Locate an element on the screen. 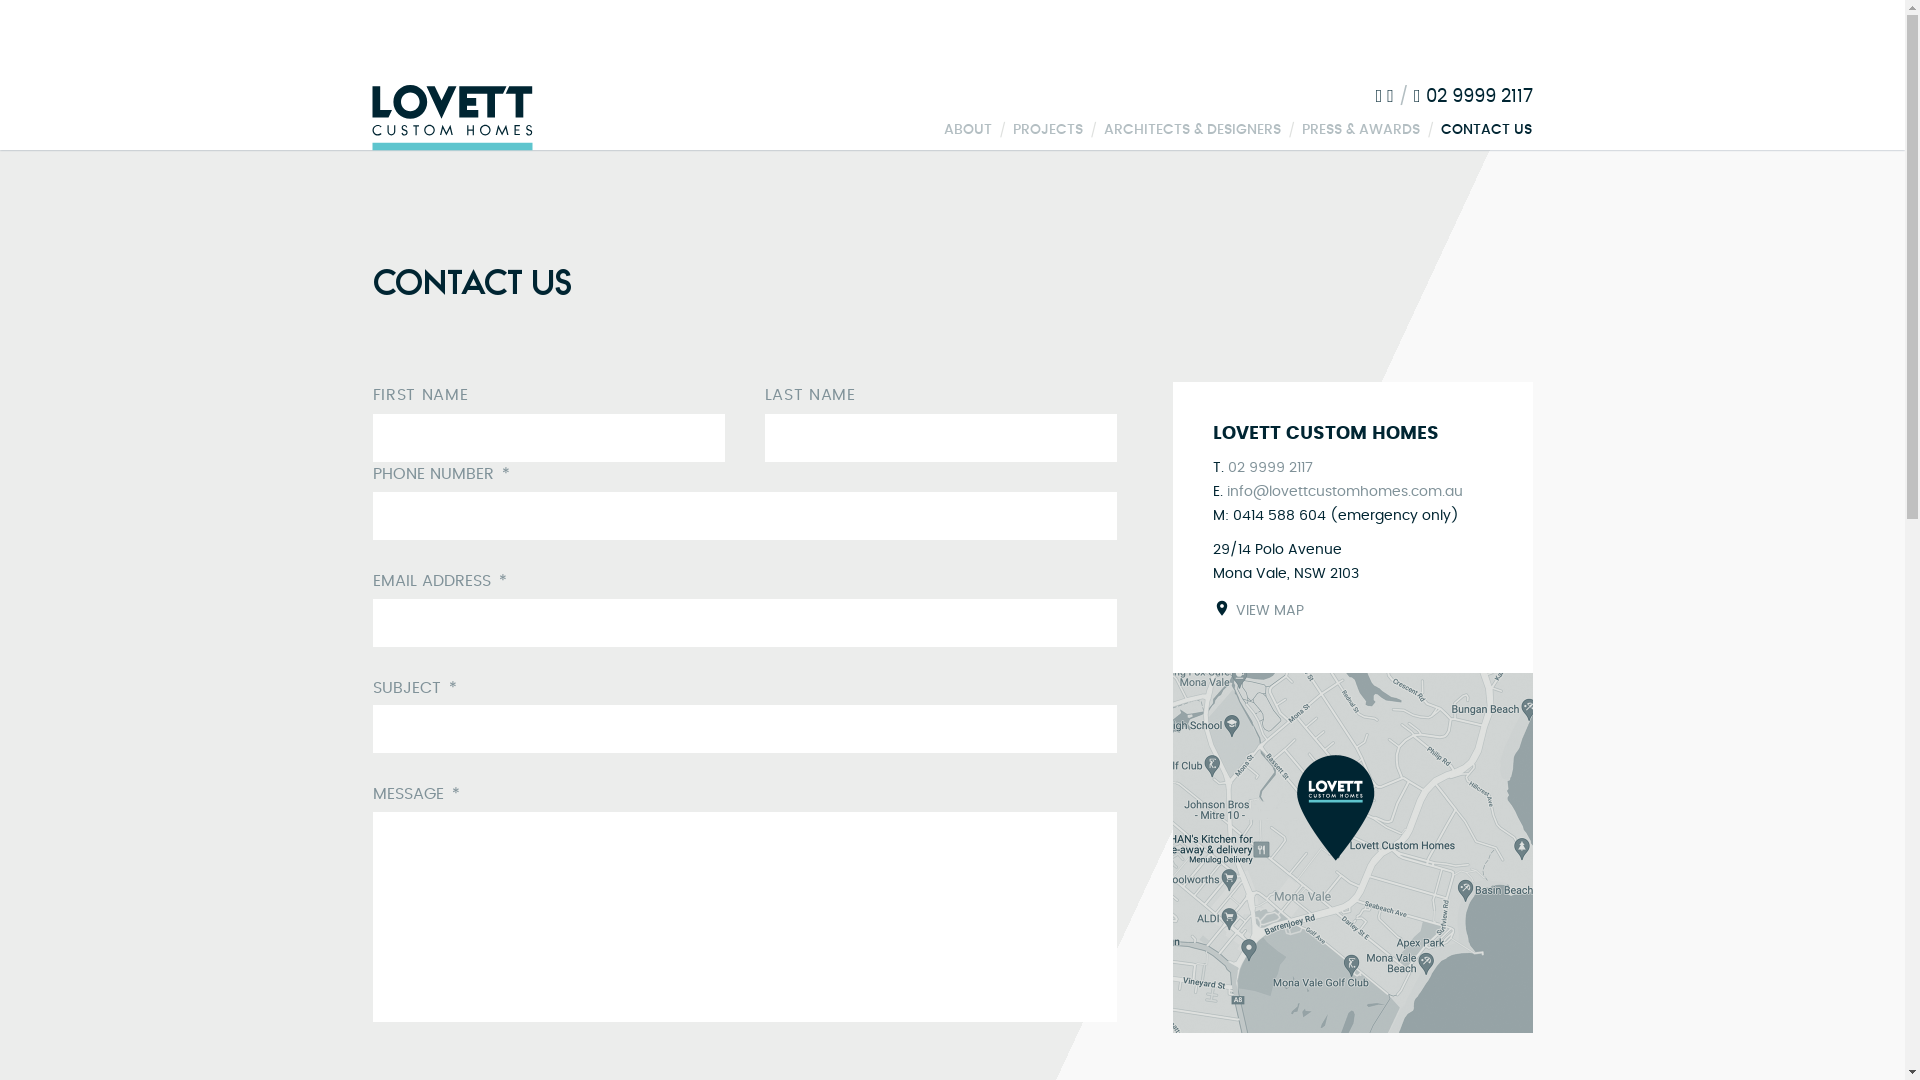 This screenshot has width=1920, height=1080. 'CONTACT US' is located at coordinates (1485, 129).